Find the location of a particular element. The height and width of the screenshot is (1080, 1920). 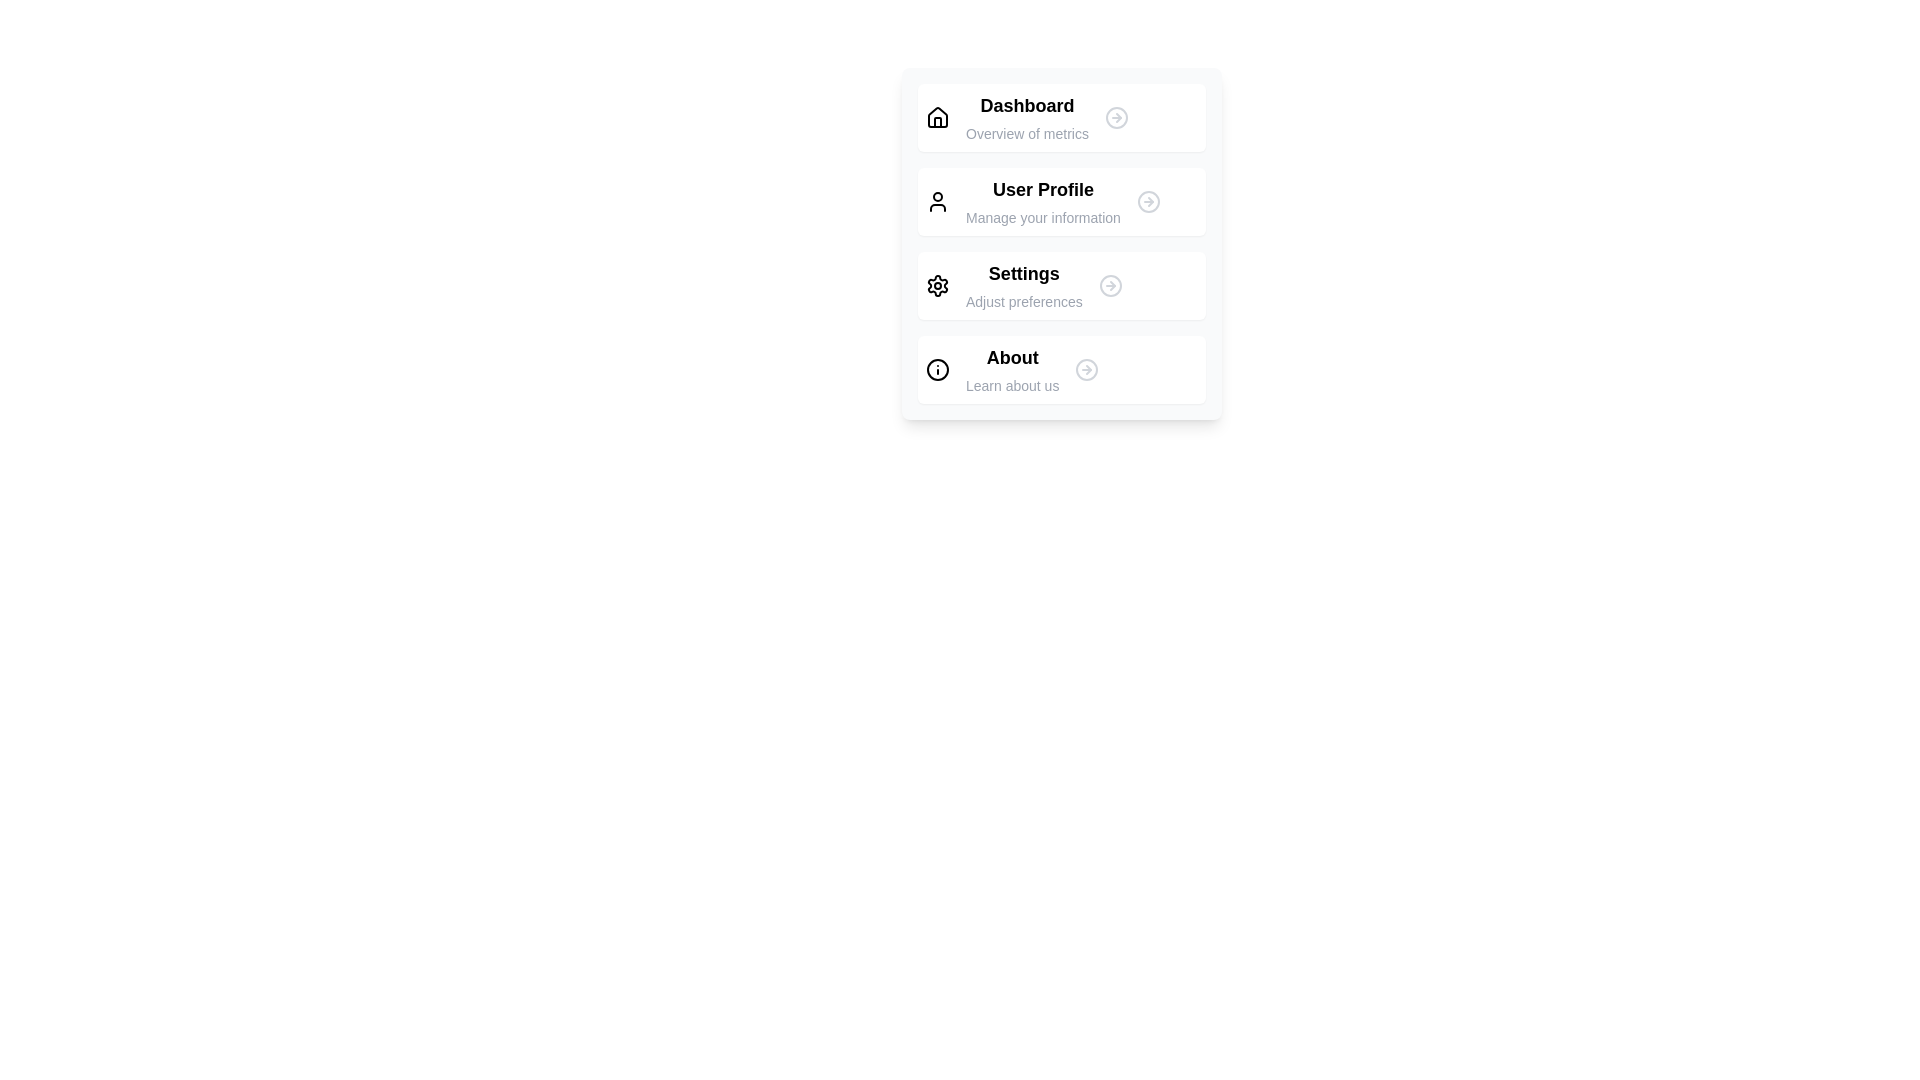

the circular information icon with a black outline located to the left of the 'About' text in the last row of the menu is located at coordinates (936, 370).